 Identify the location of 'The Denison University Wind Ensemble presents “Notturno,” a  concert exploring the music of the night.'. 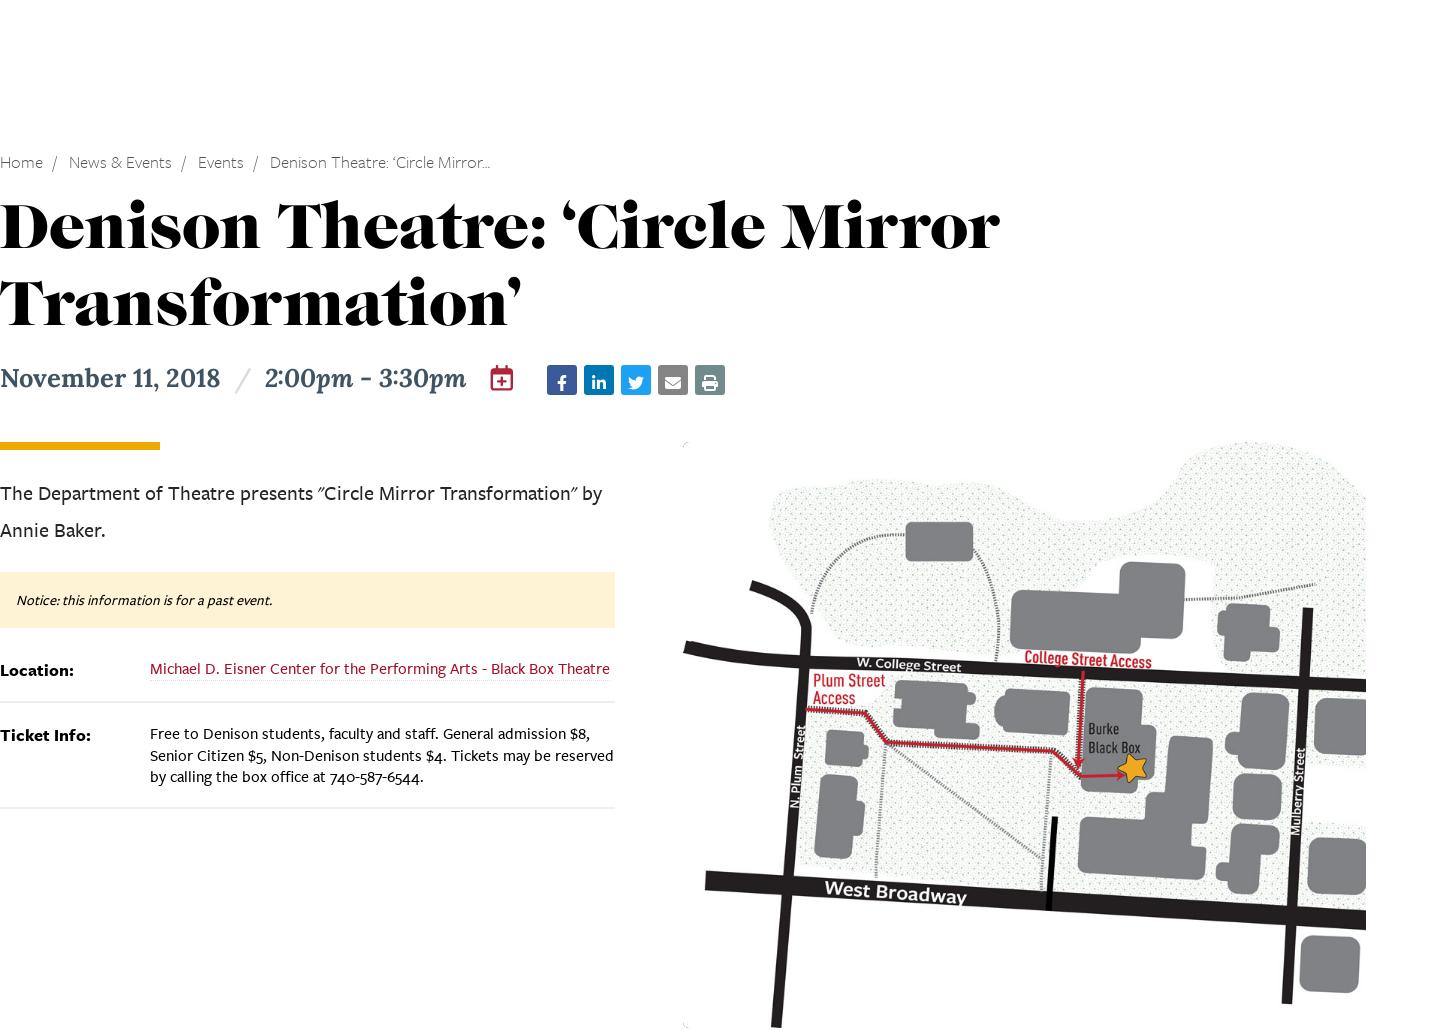
(374, 810).